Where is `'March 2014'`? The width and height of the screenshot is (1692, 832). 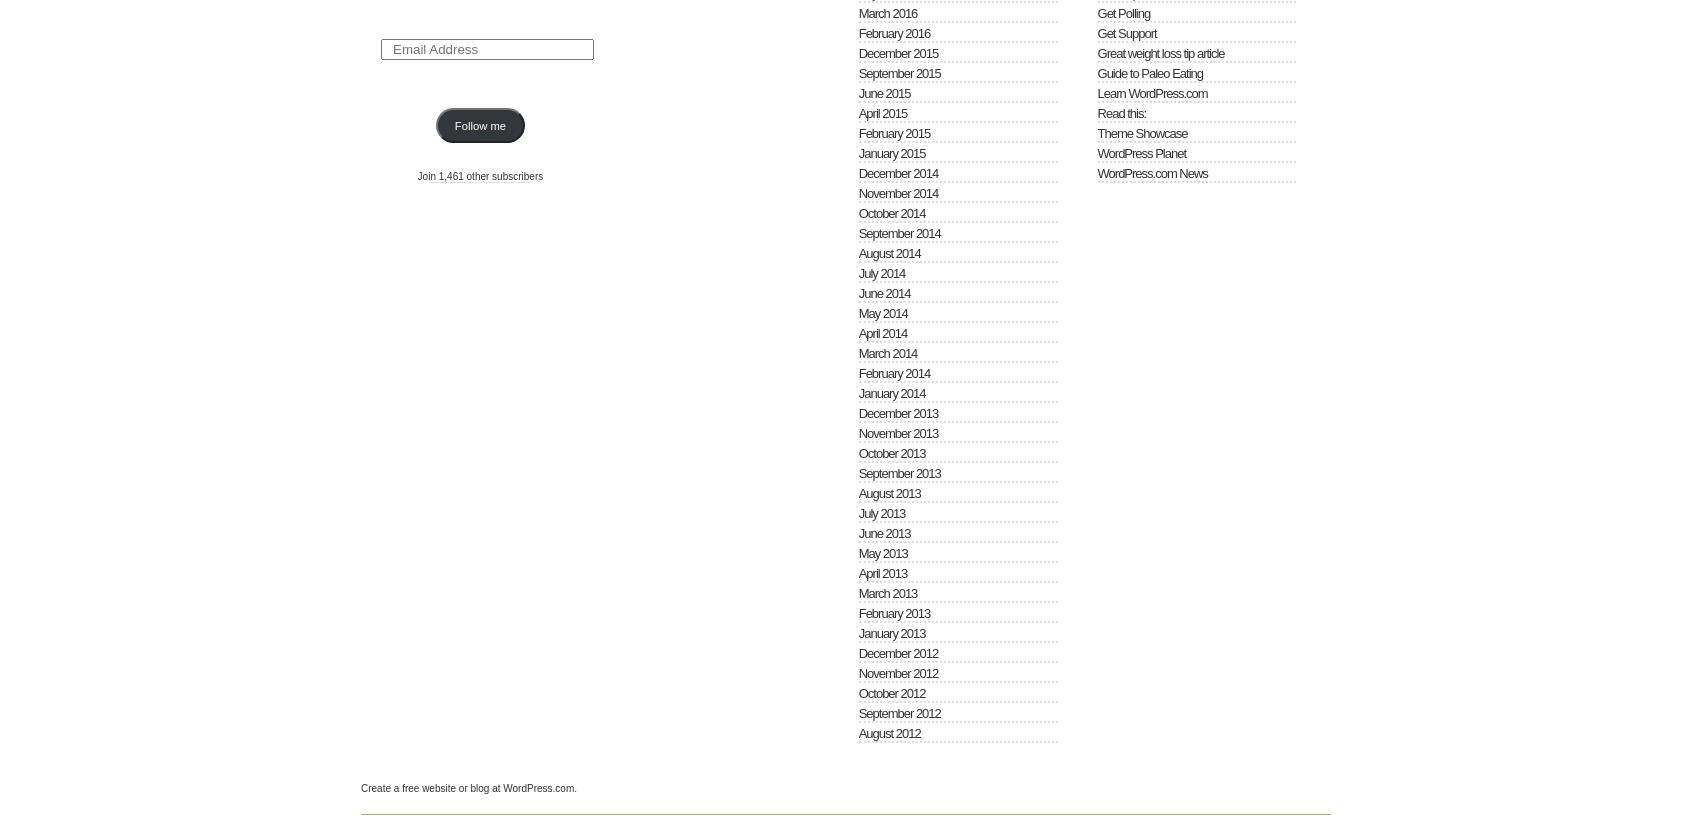
'March 2014' is located at coordinates (886, 353).